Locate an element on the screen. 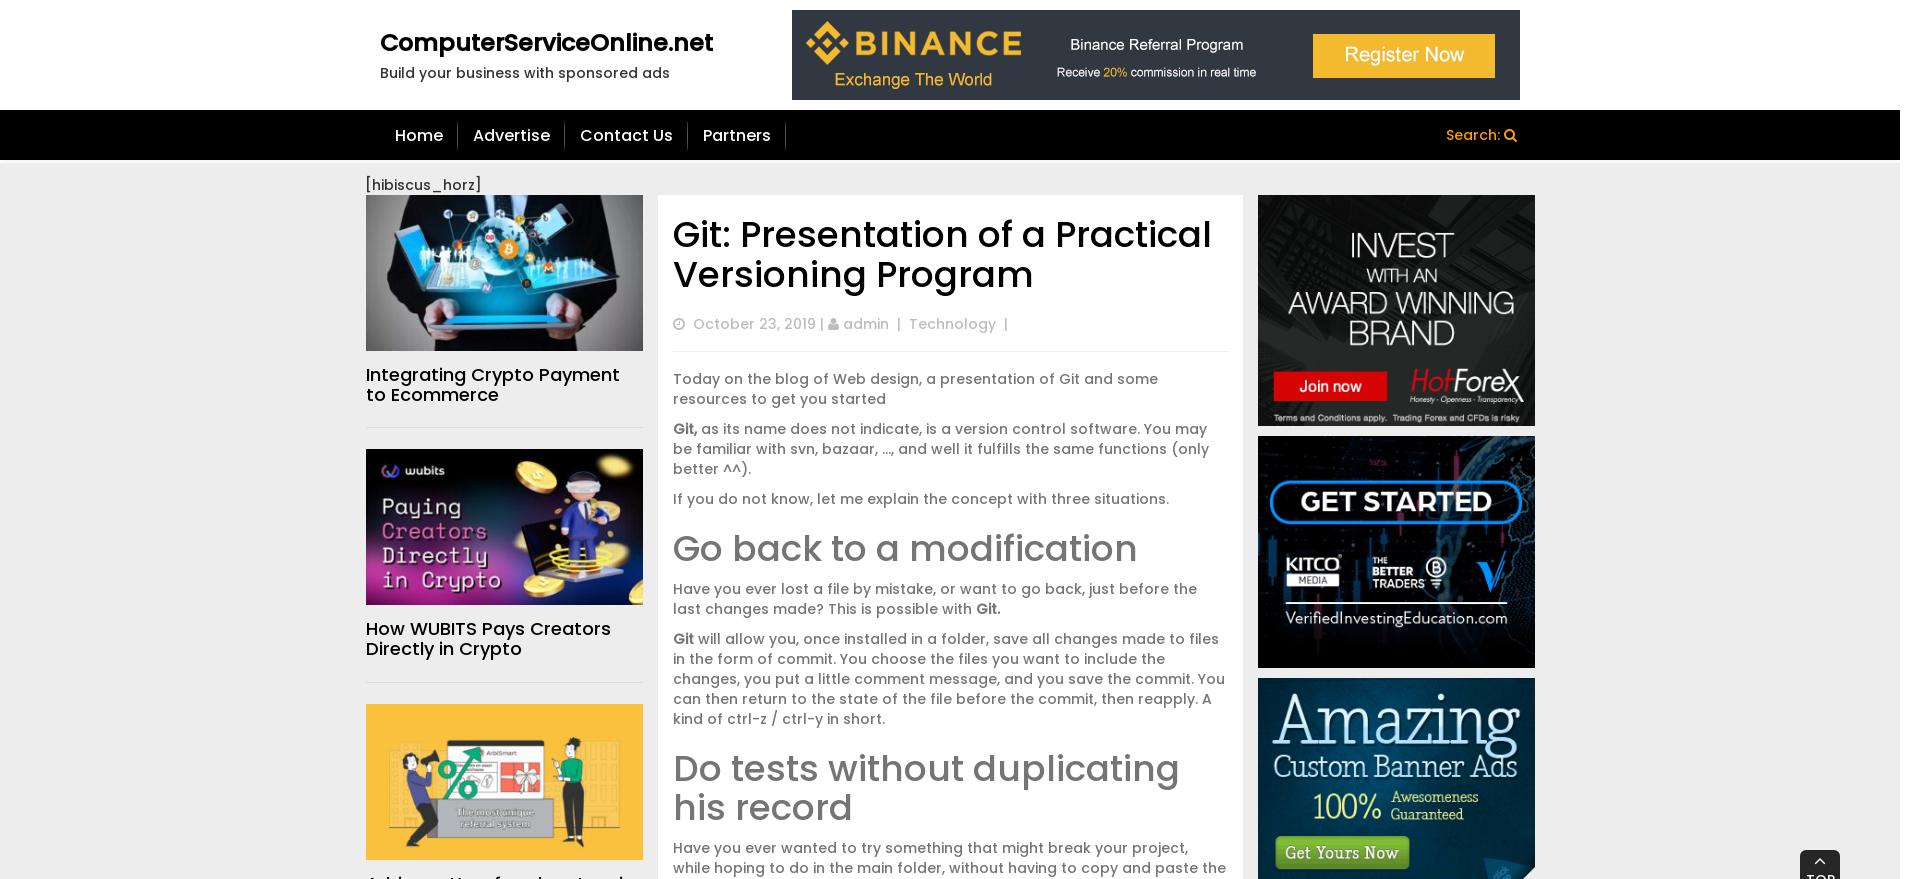 The image size is (1915, 879). 'This is possible with' is located at coordinates (900, 608).